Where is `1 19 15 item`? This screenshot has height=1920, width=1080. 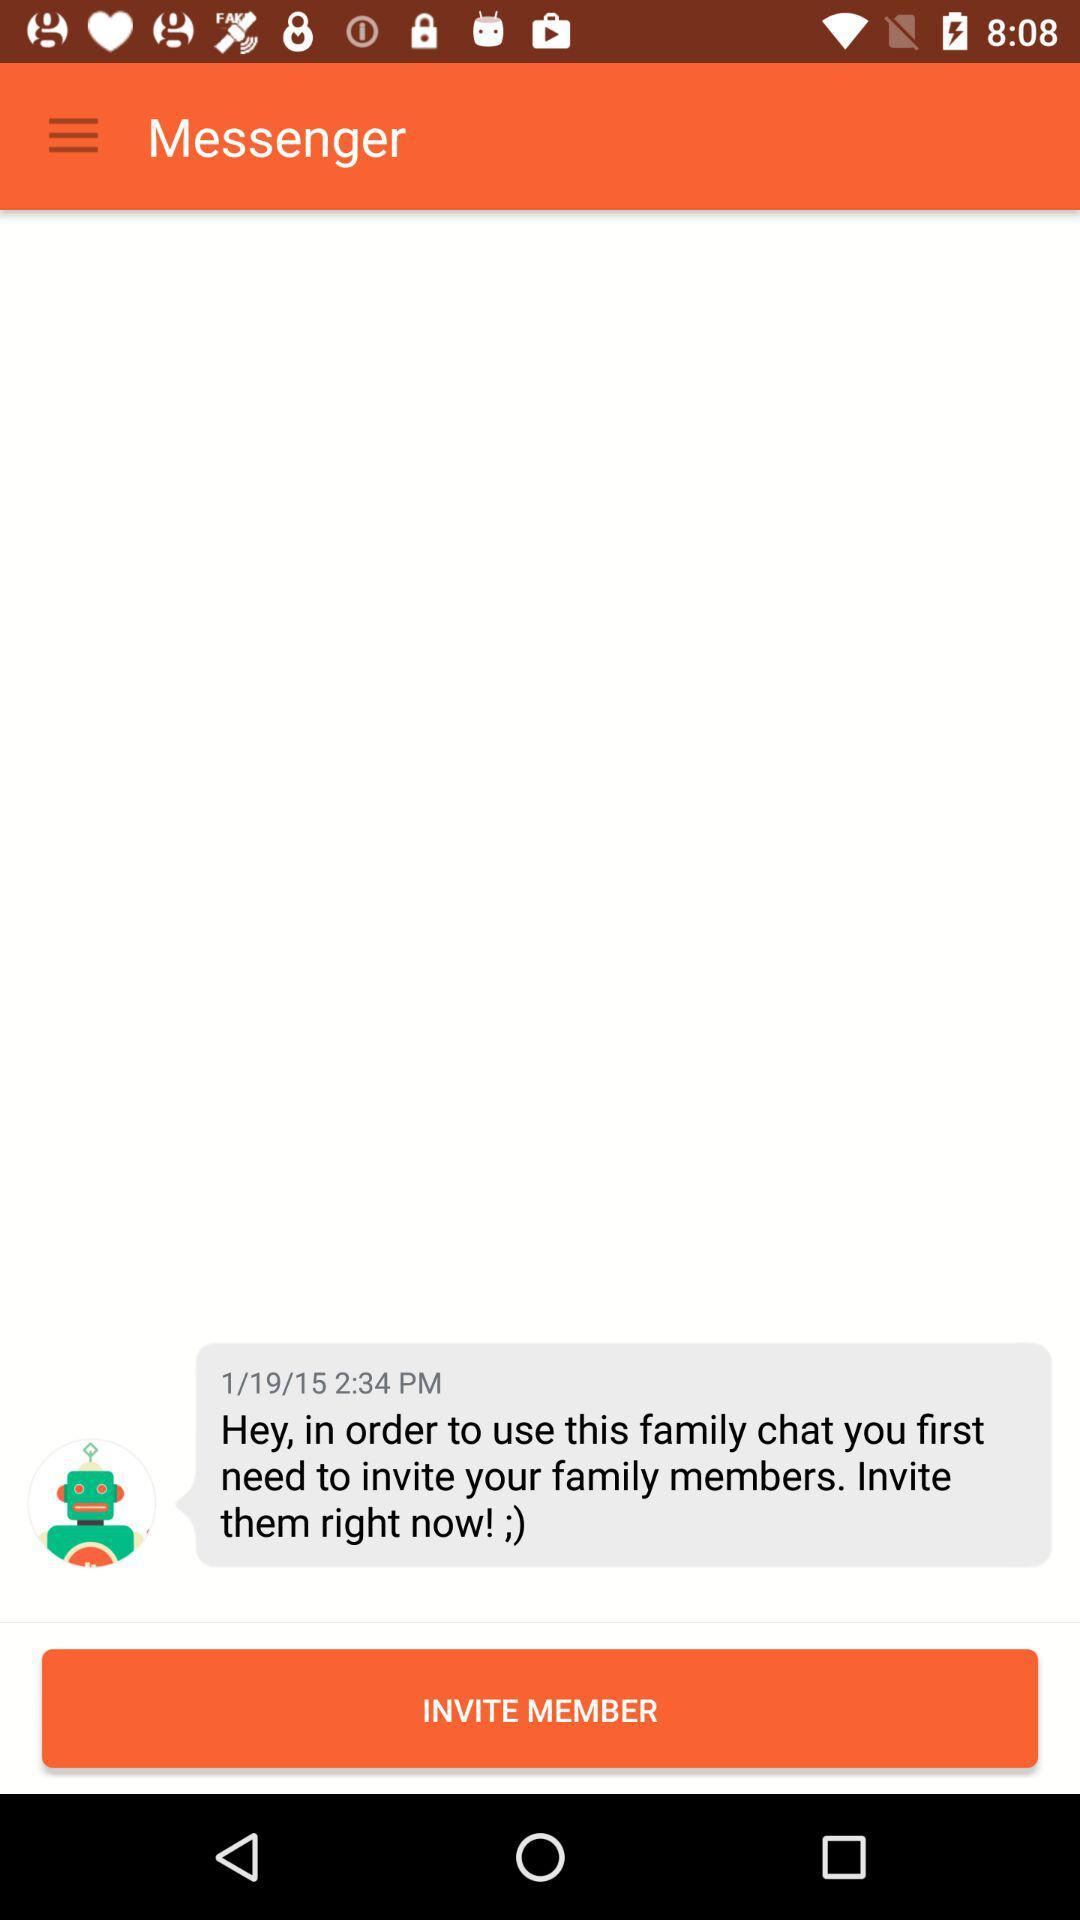 1 19 15 item is located at coordinates (330, 1380).